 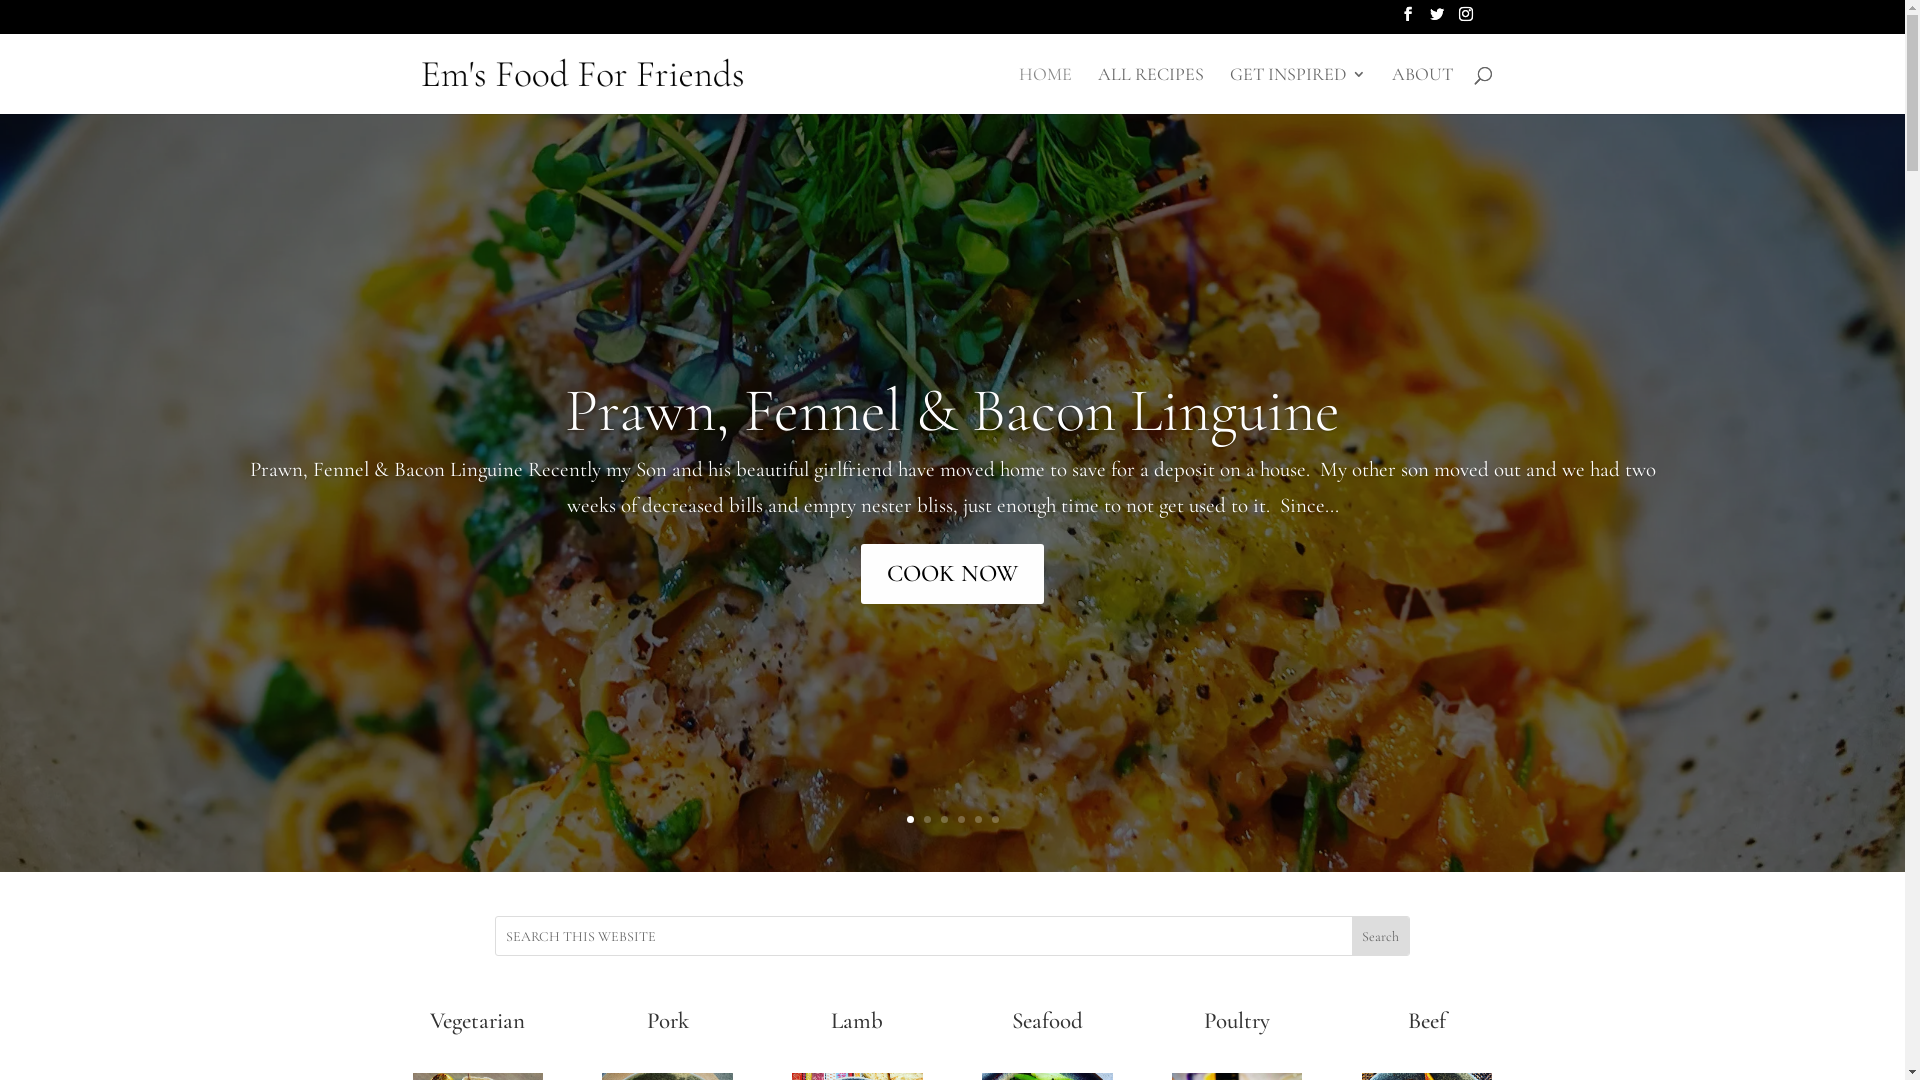 I want to click on '5', so click(x=974, y=819).